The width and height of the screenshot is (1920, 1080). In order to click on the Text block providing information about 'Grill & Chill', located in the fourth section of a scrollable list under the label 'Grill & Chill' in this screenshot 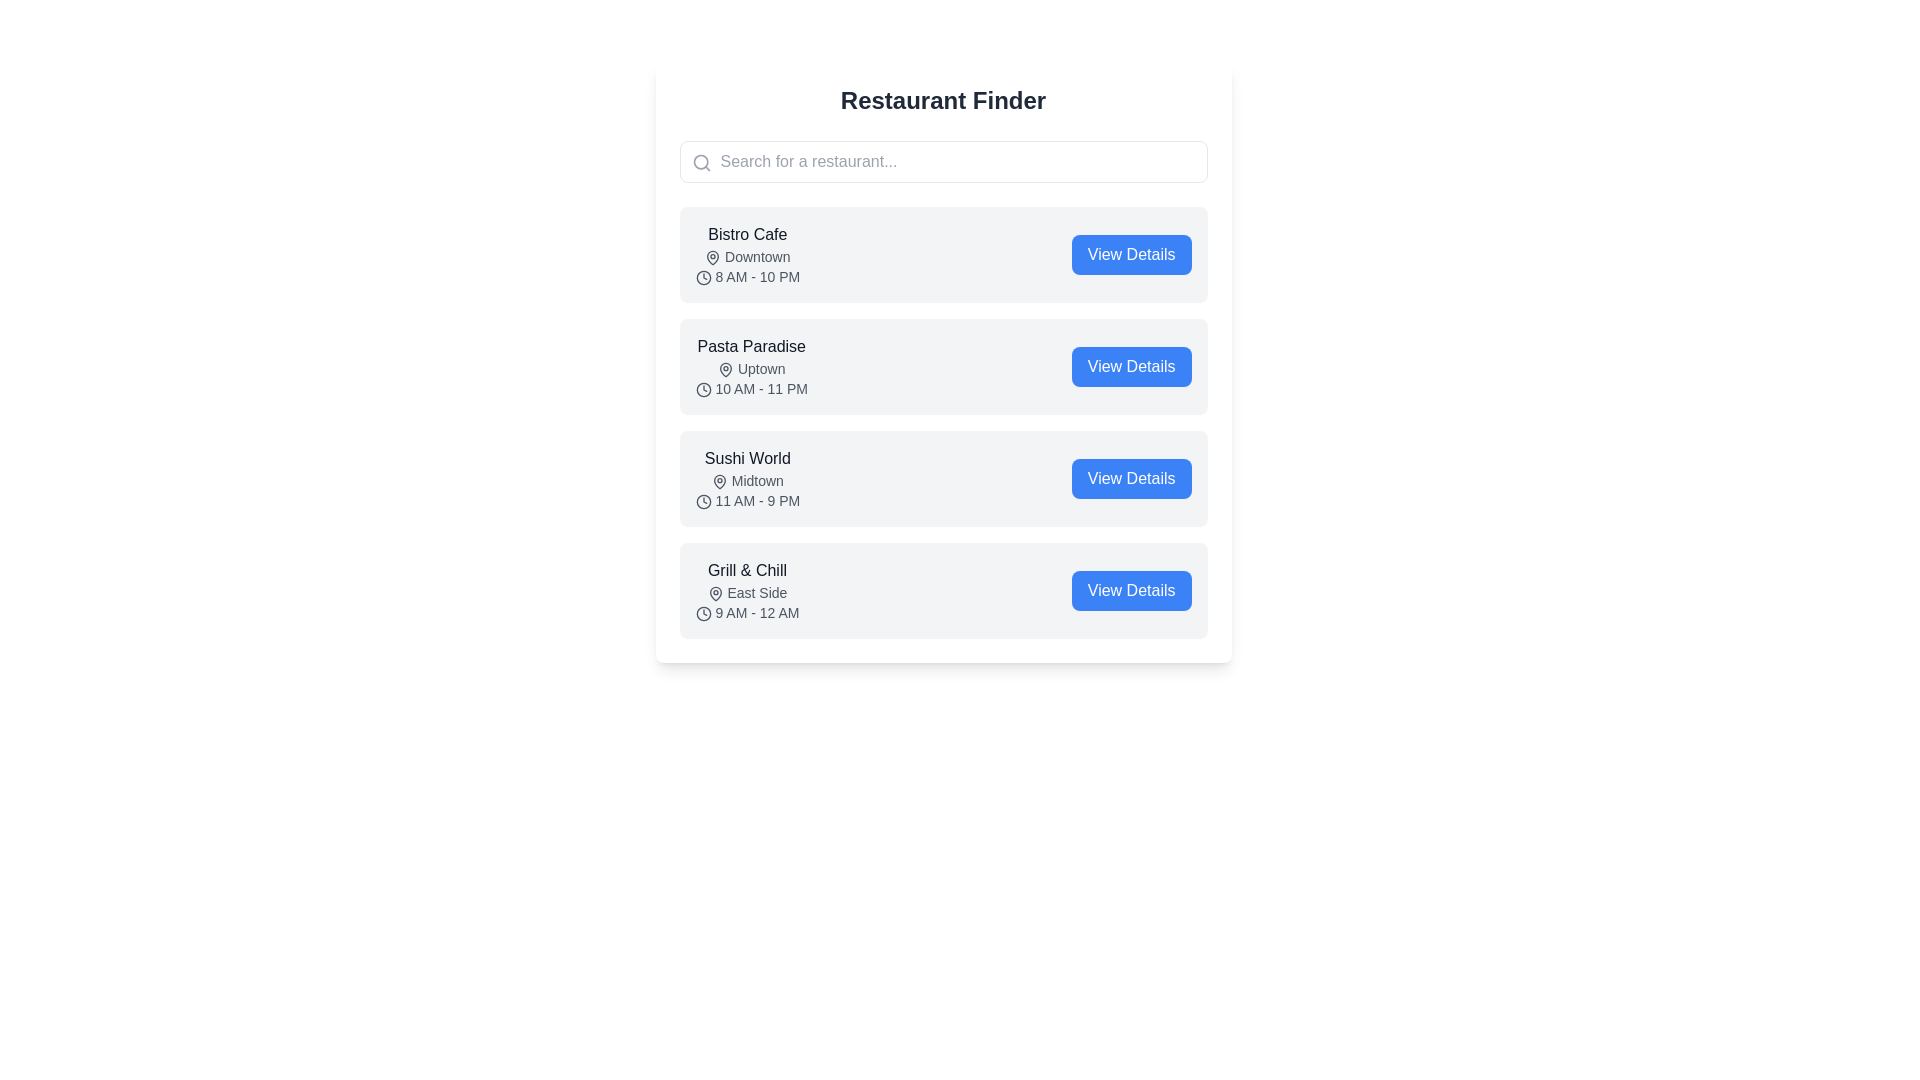, I will do `click(746, 589)`.